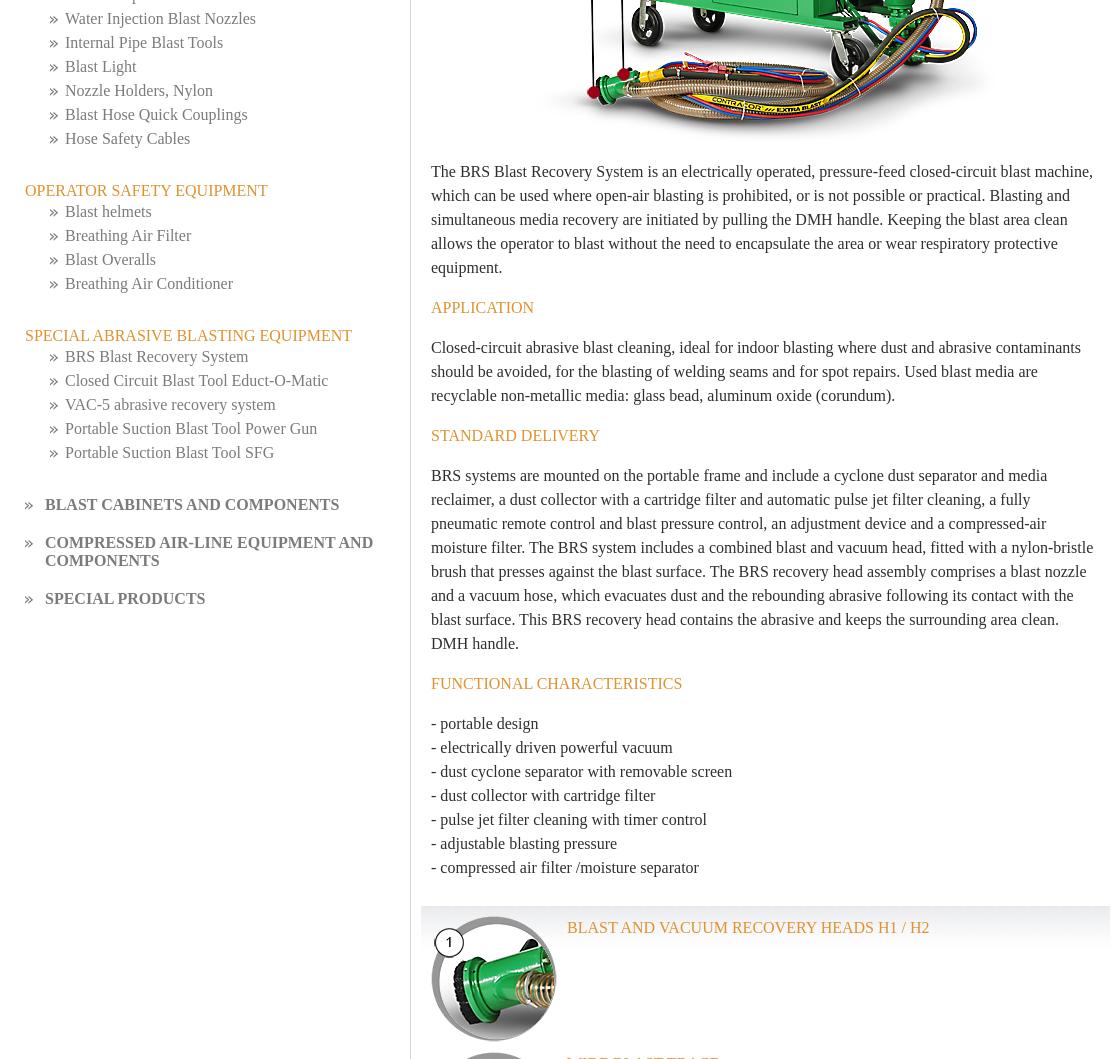 This screenshot has height=1059, width=1120. I want to click on 'Hose Safety Cables', so click(127, 137).